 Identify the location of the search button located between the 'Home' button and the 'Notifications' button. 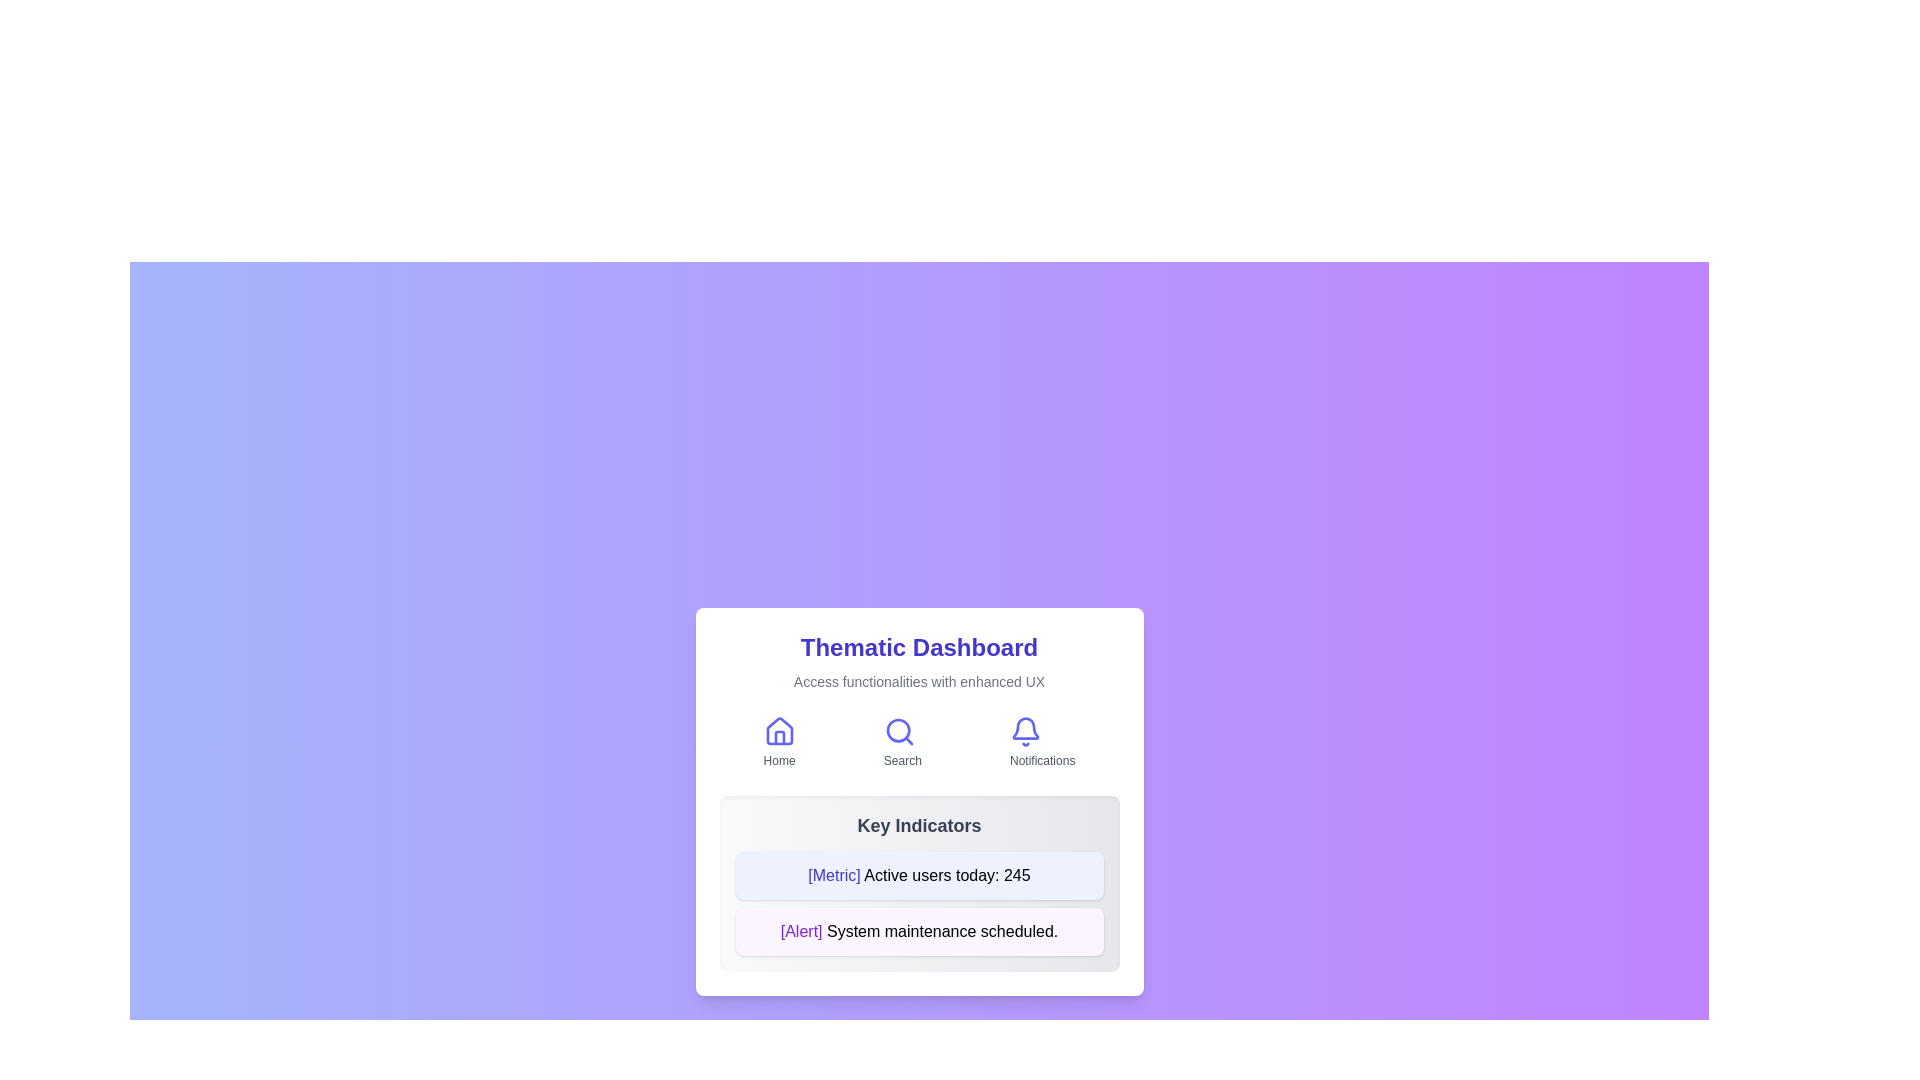
(901, 744).